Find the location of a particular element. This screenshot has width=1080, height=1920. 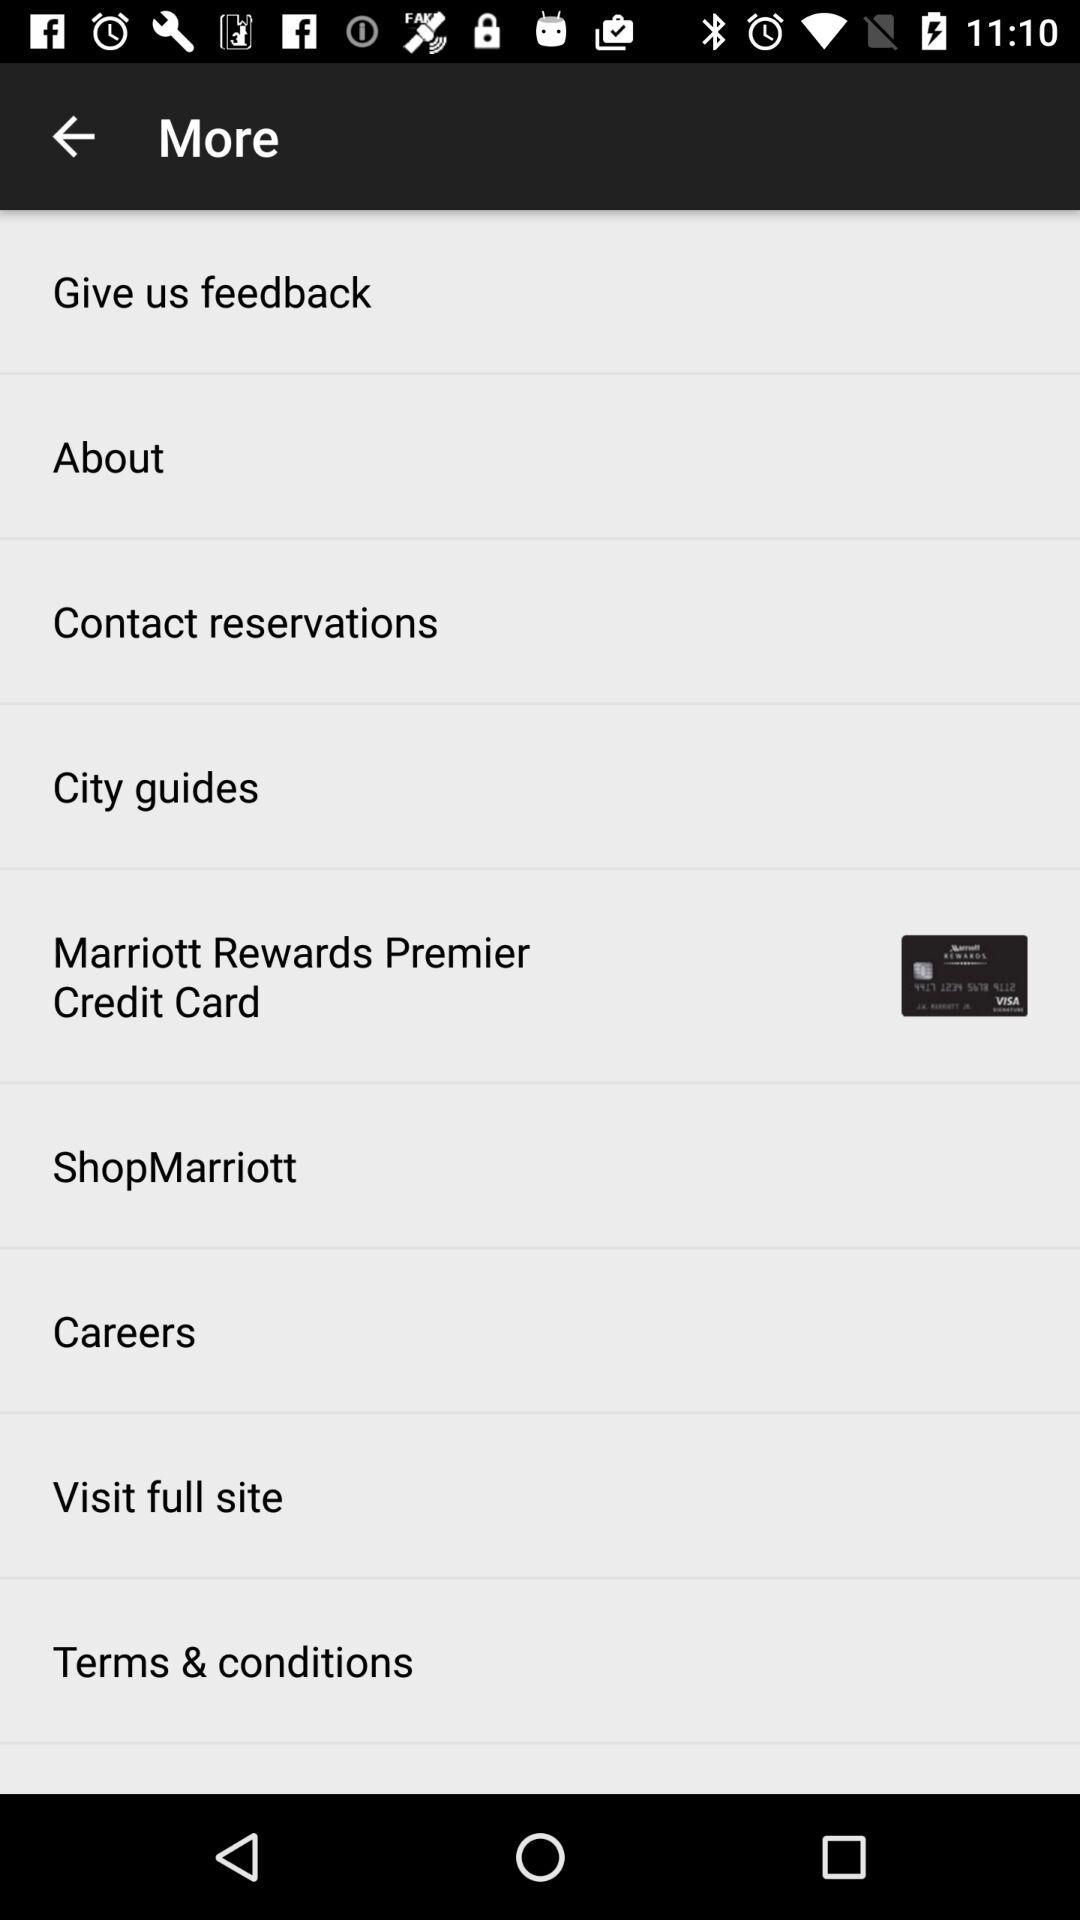

terms & conditions item is located at coordinates (232, 1660).